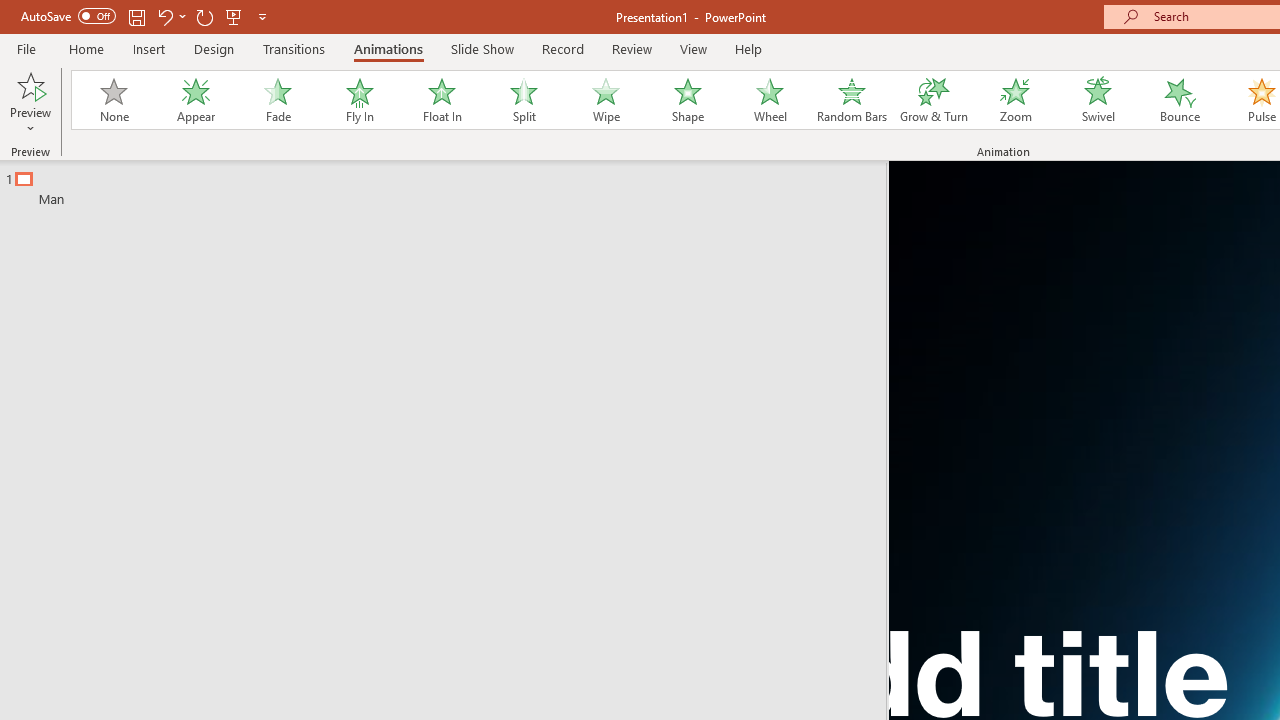 This screenshot has width=1280, height=720. What do you see at coordinates (276, 100) in the screenshot?
I see `'Fade'` at bounding box center [276, 100].